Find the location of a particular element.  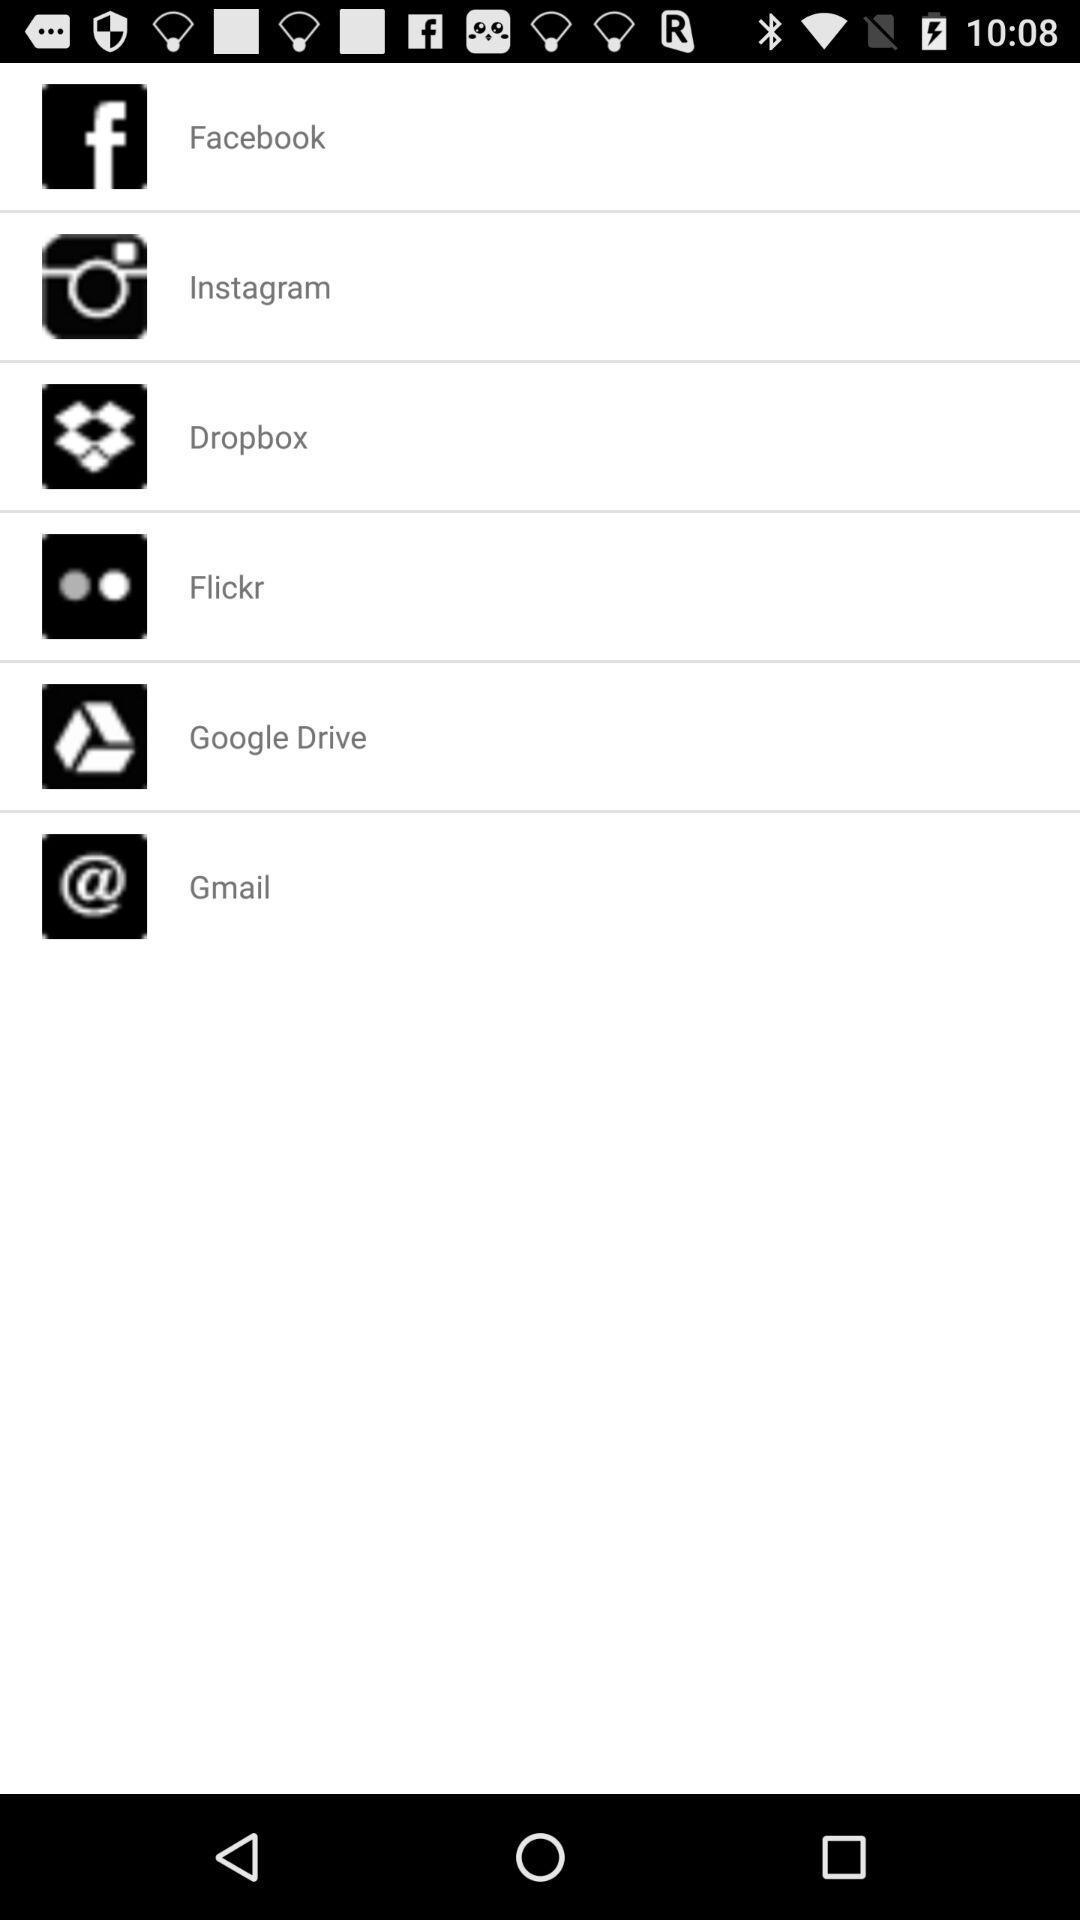

the icon below instagram icon is located at coordinates (247, 435).